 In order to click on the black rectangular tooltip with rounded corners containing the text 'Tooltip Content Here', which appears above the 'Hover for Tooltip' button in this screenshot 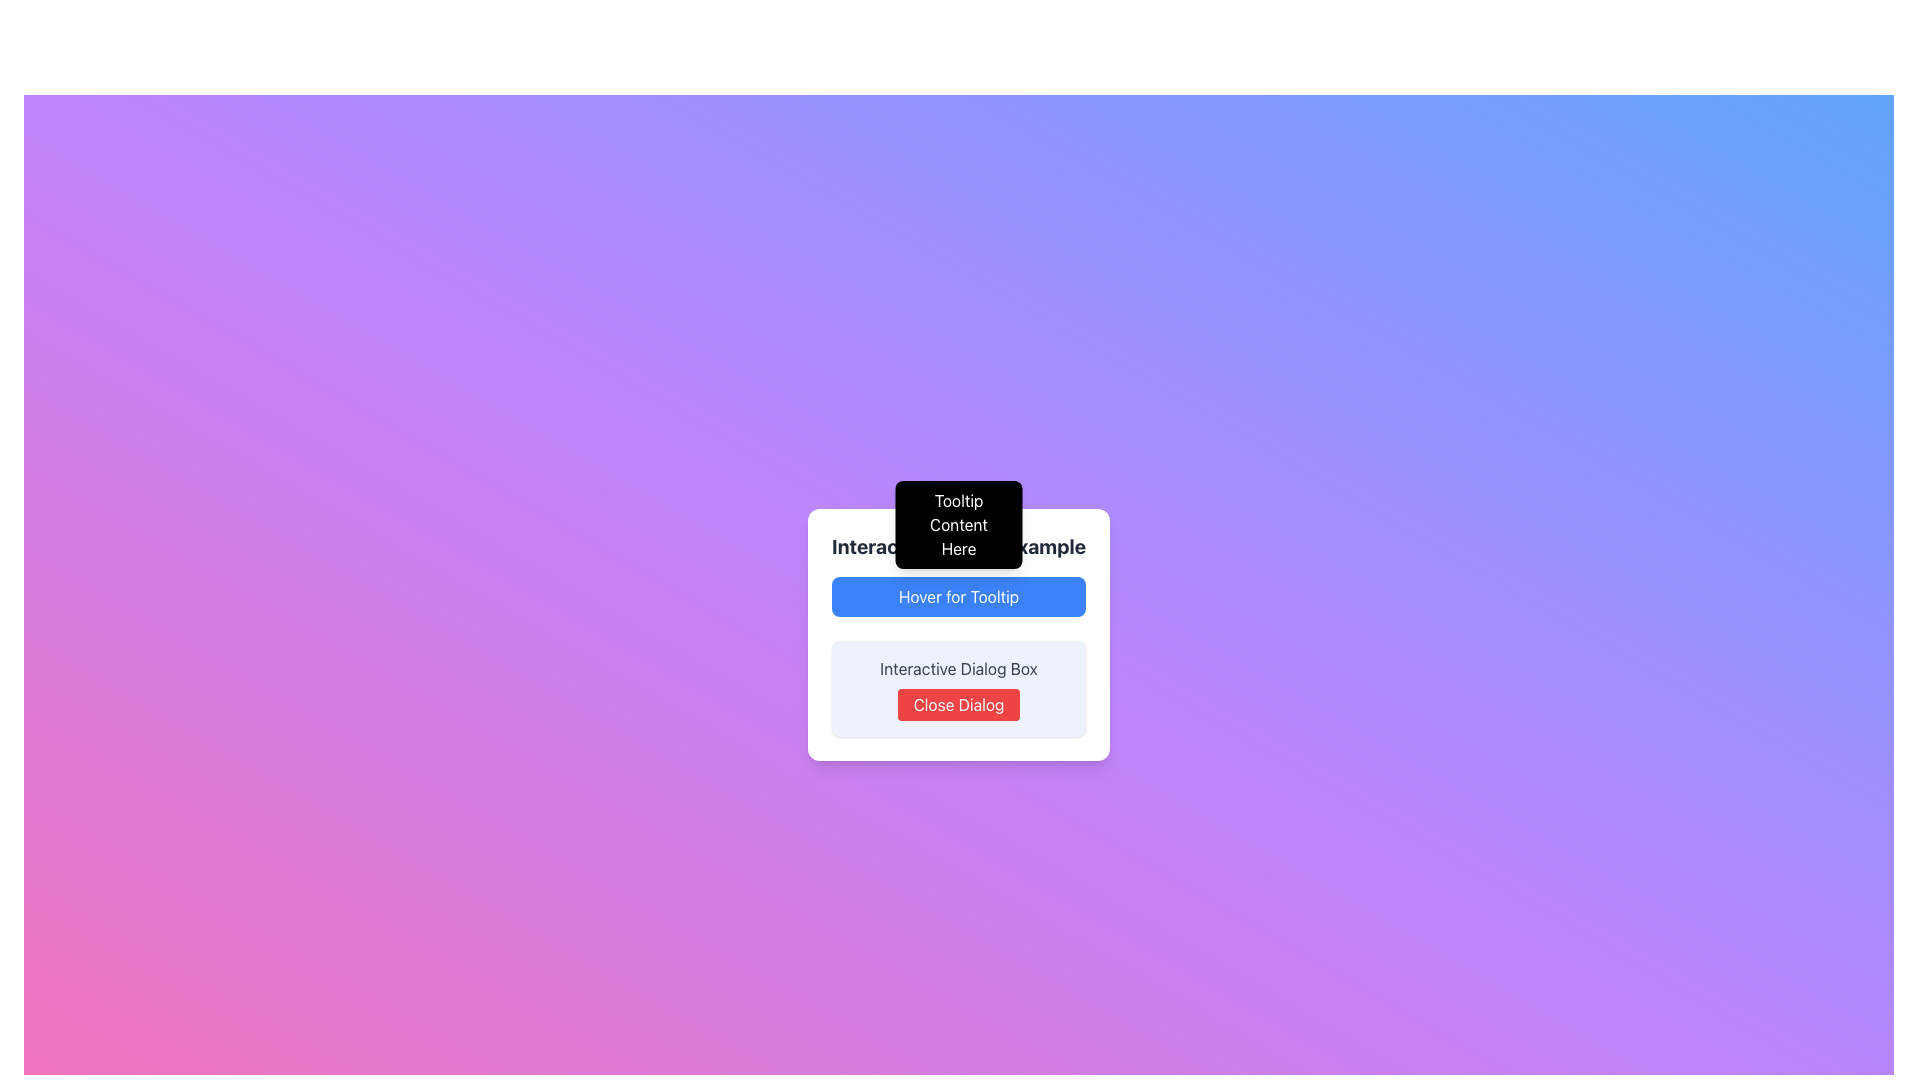, I will do `click(958, 523)`.